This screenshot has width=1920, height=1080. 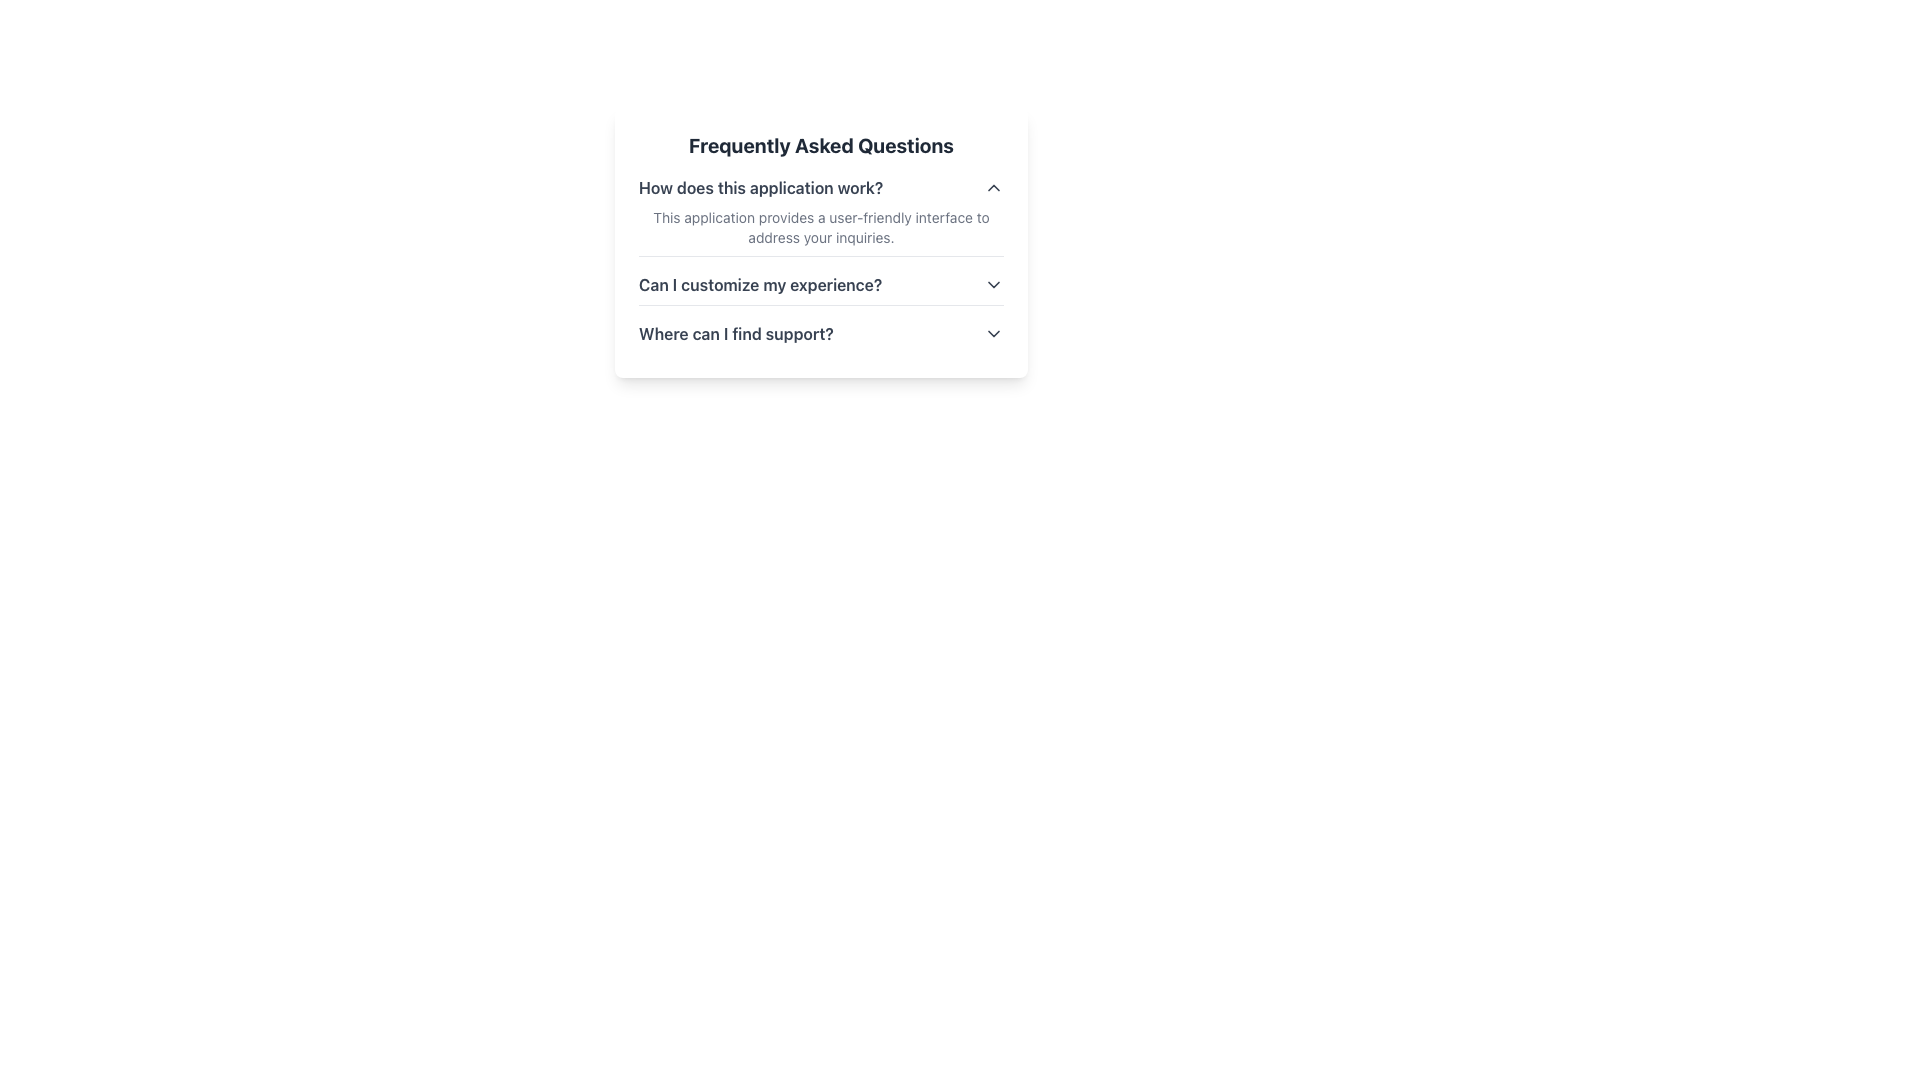 What do you see at coordinates (993, 333) in the screenshot?
I see `the chevron down icon located at the rightmost edge of the question 'Where can I find support?'` at bounding box center [993, 333].